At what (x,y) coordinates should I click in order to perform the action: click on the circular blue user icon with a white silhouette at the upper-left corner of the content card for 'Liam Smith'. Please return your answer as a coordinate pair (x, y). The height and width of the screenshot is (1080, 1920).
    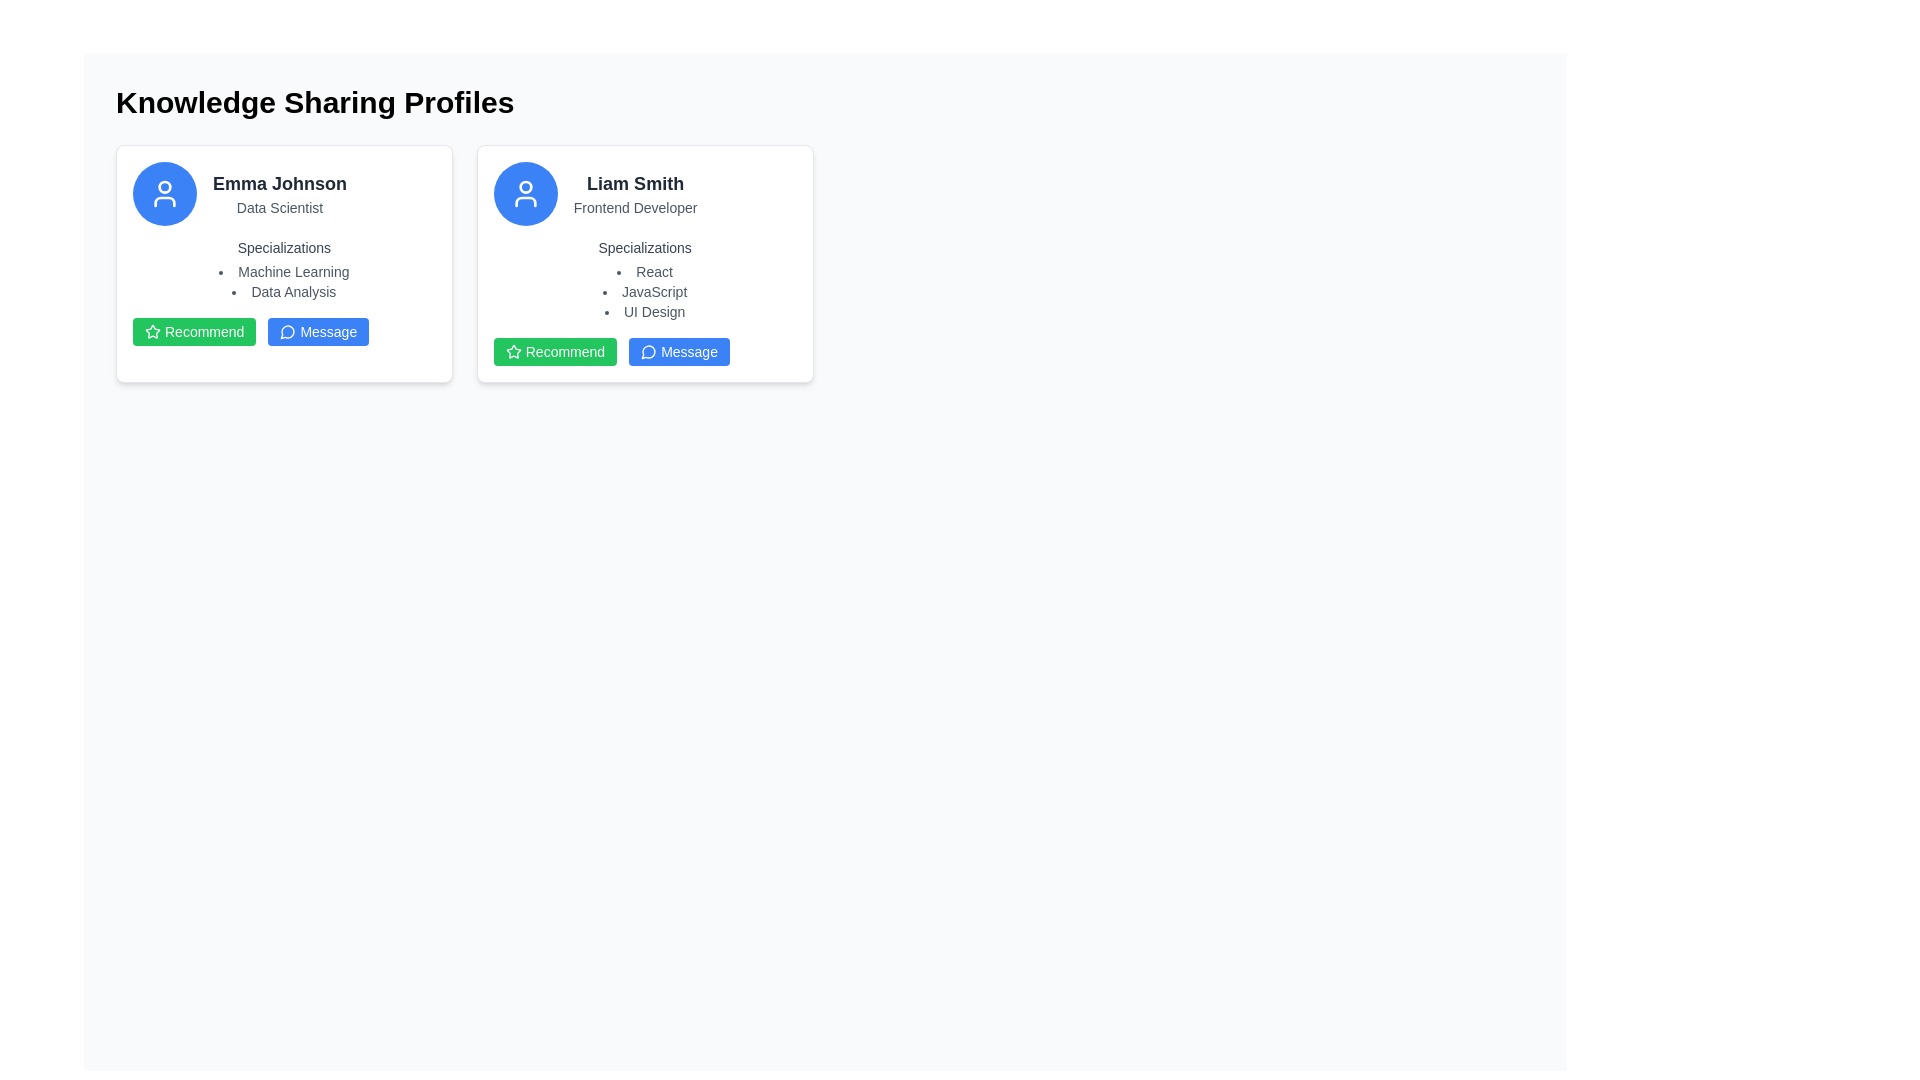
    Looking at the image, I should click on (525, 193).